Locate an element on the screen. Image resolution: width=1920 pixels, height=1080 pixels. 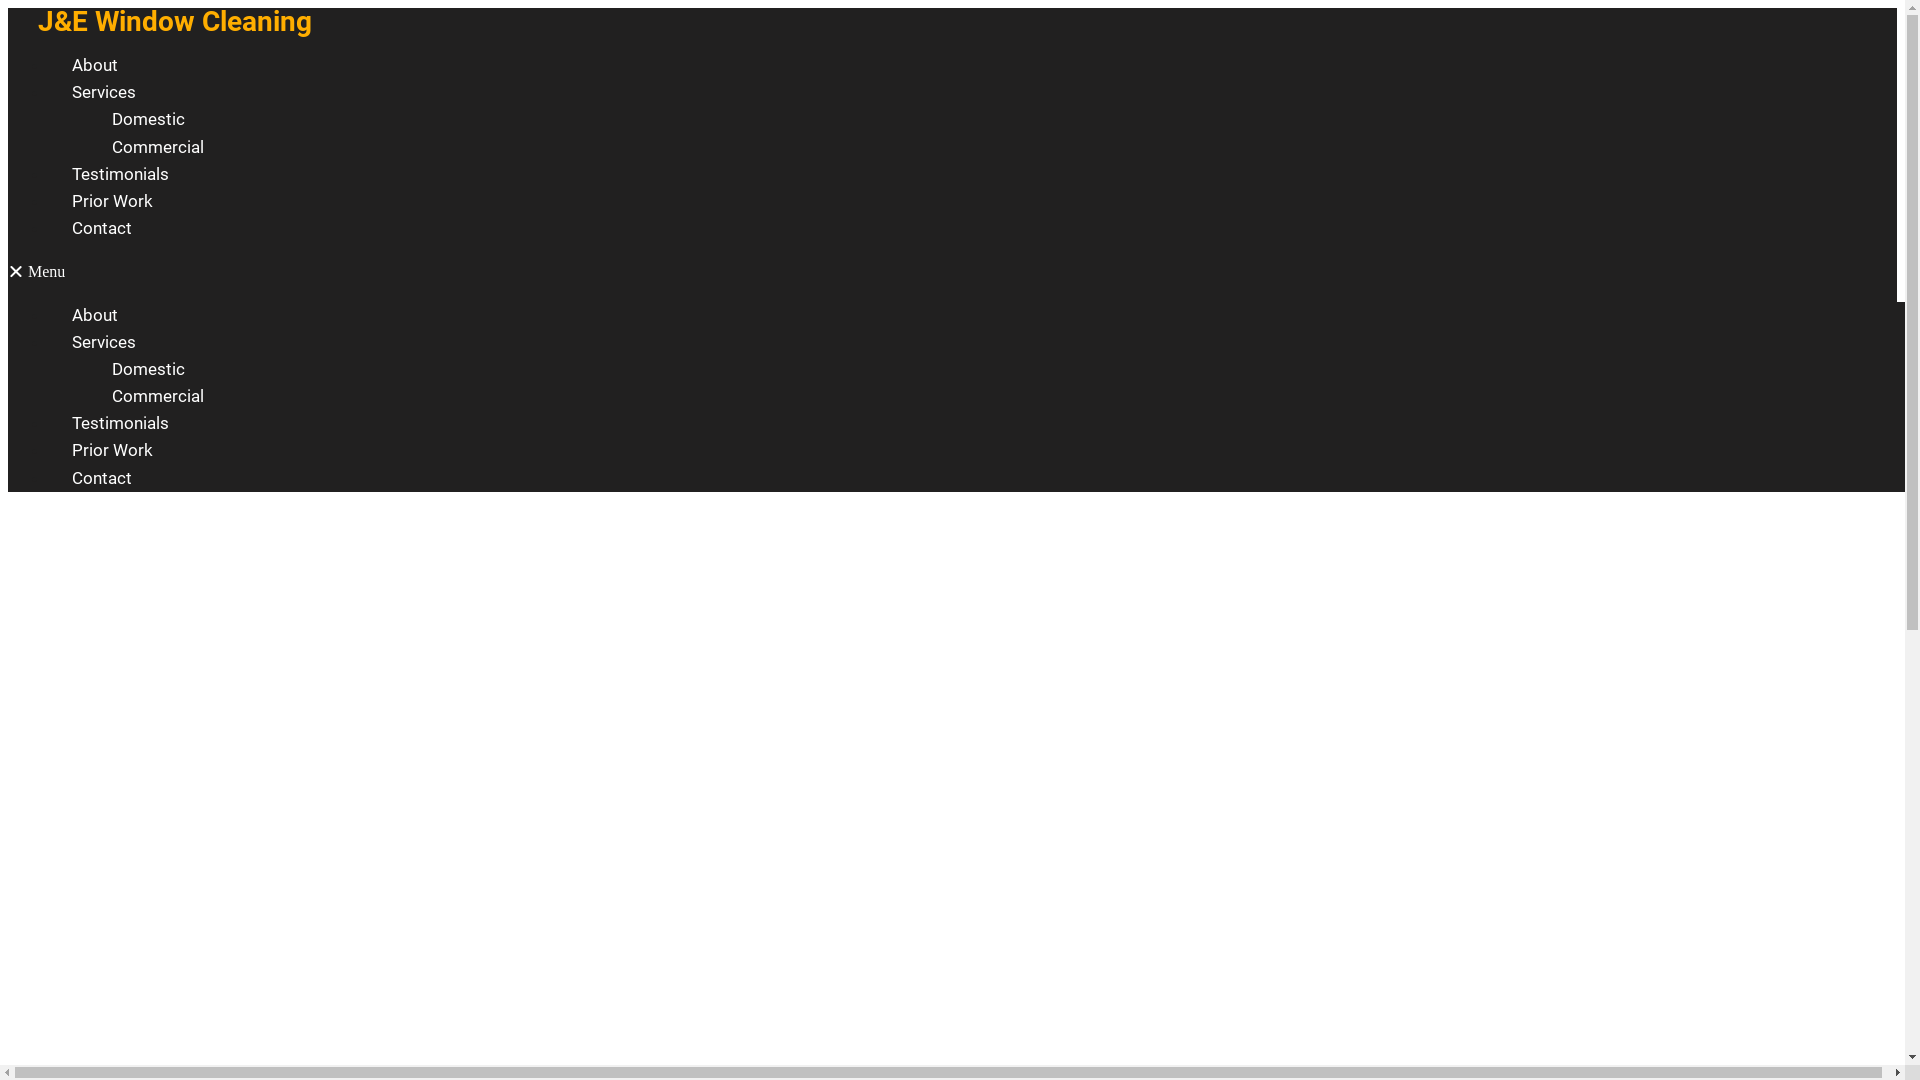
'Commercial' is located at coordinates (157, 145).